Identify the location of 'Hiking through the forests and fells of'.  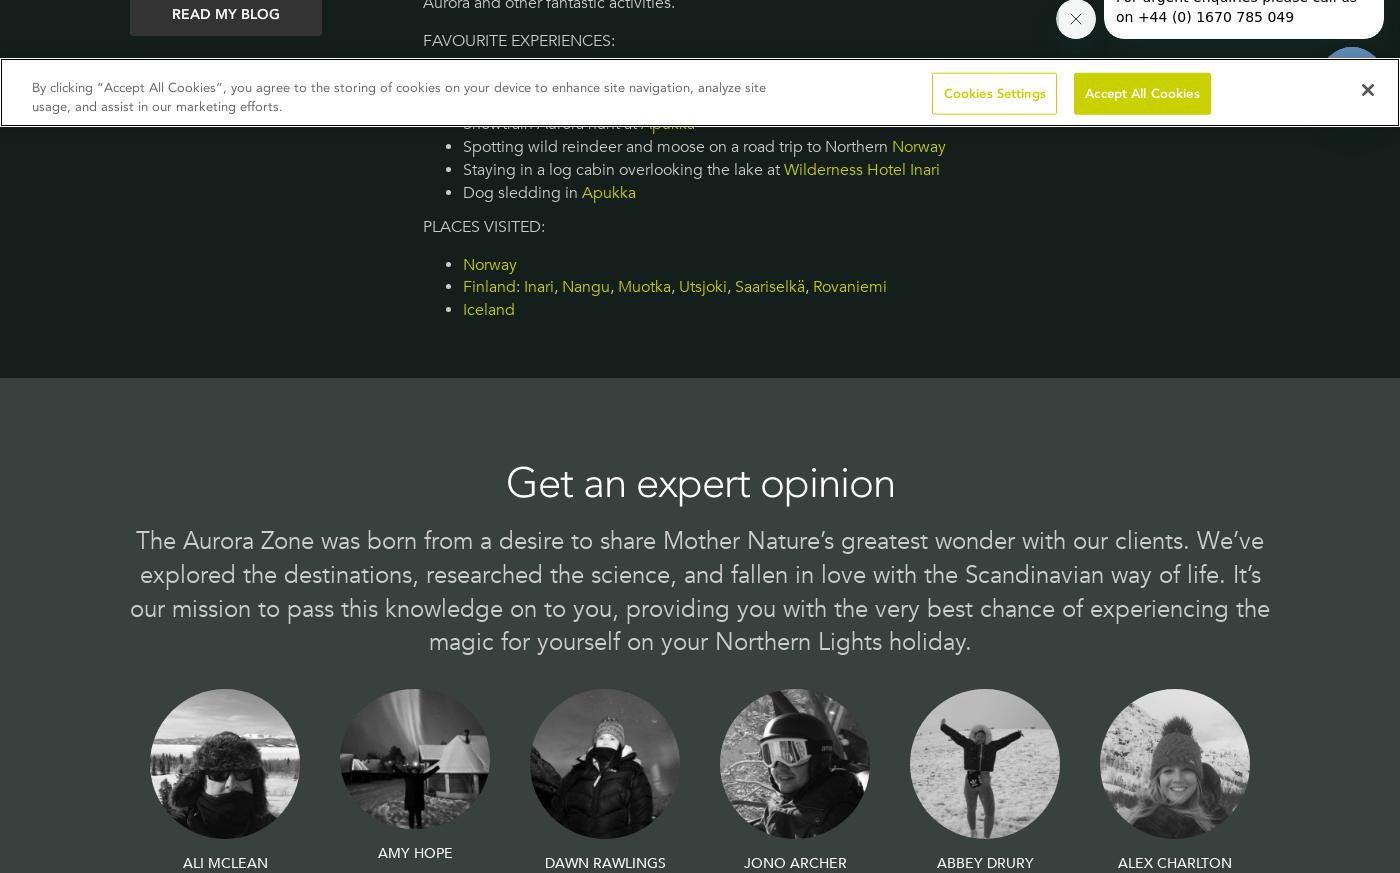
(462, 101).